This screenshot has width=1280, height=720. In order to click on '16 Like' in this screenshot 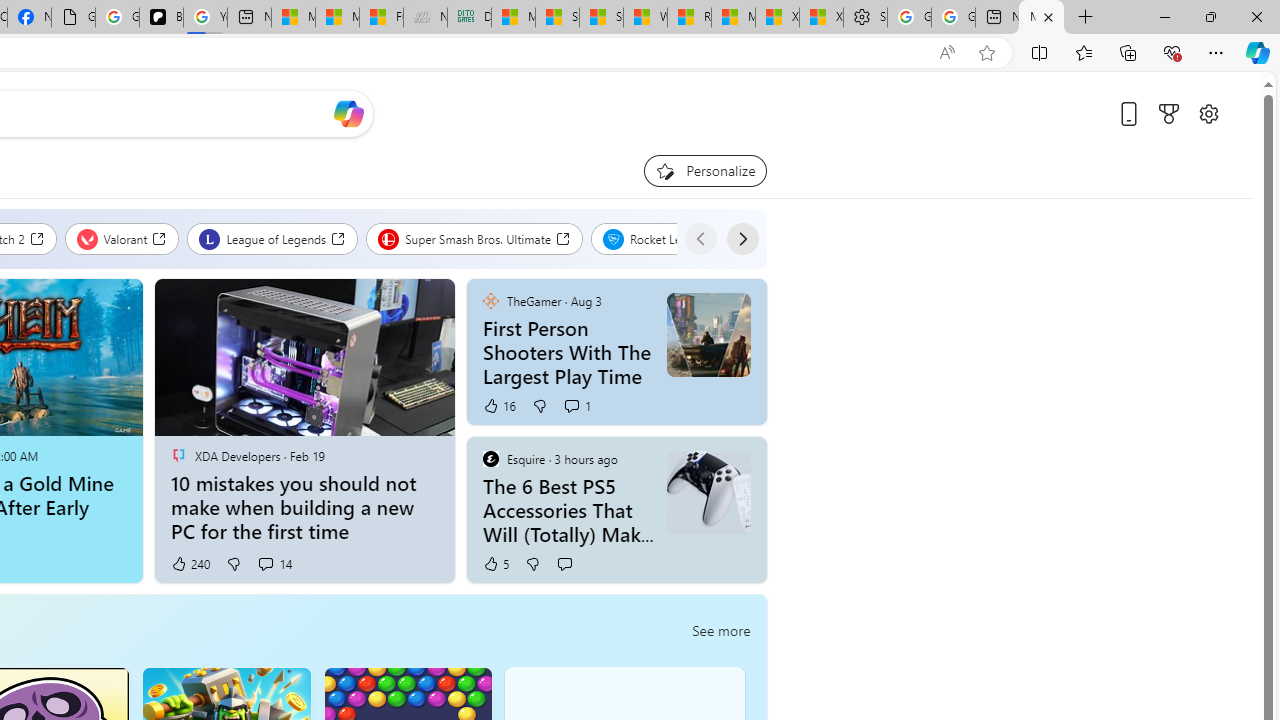, I will do `click(498, 405)`.